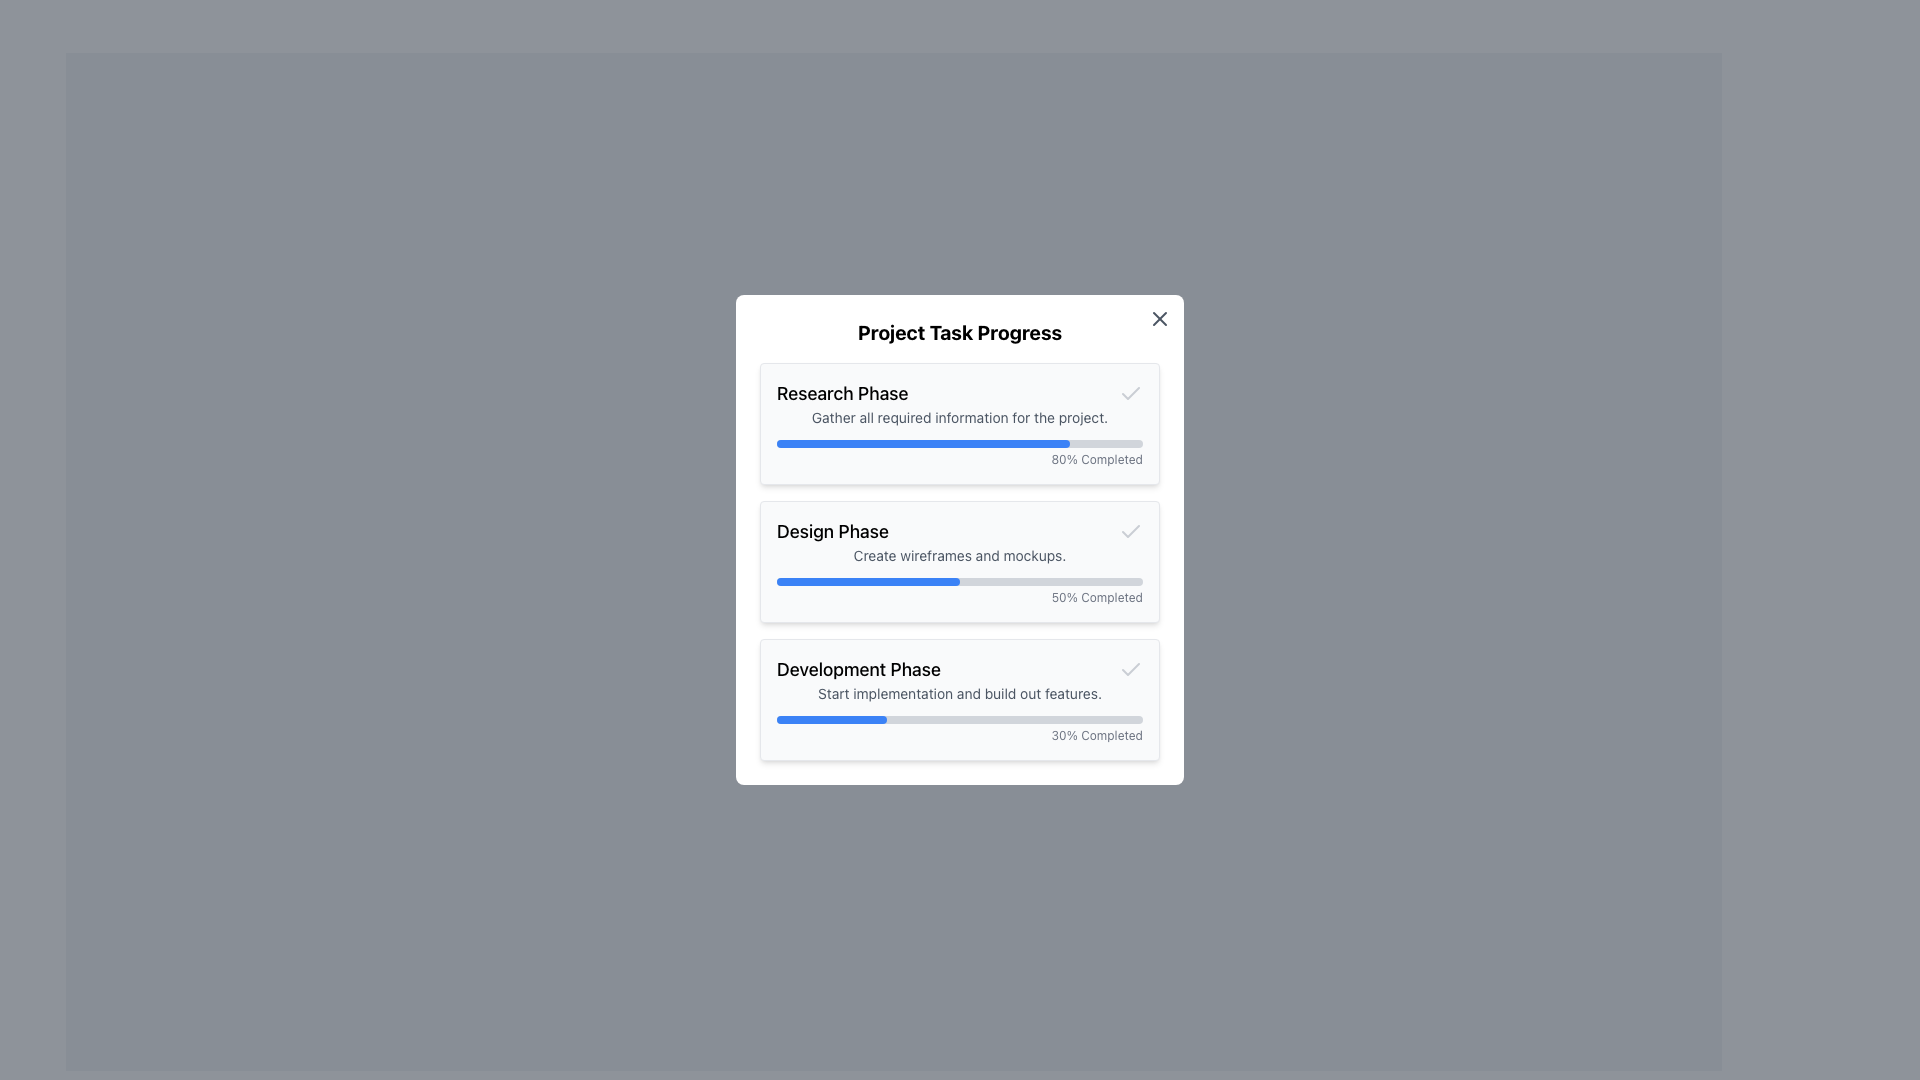 The width and height of the screenshot is (1920, 1080). I want to click on the Information Card that summarizes the 'Design Phase' of the project, which is the second card in a vertically stacked list of task phases, so click(960, 562).